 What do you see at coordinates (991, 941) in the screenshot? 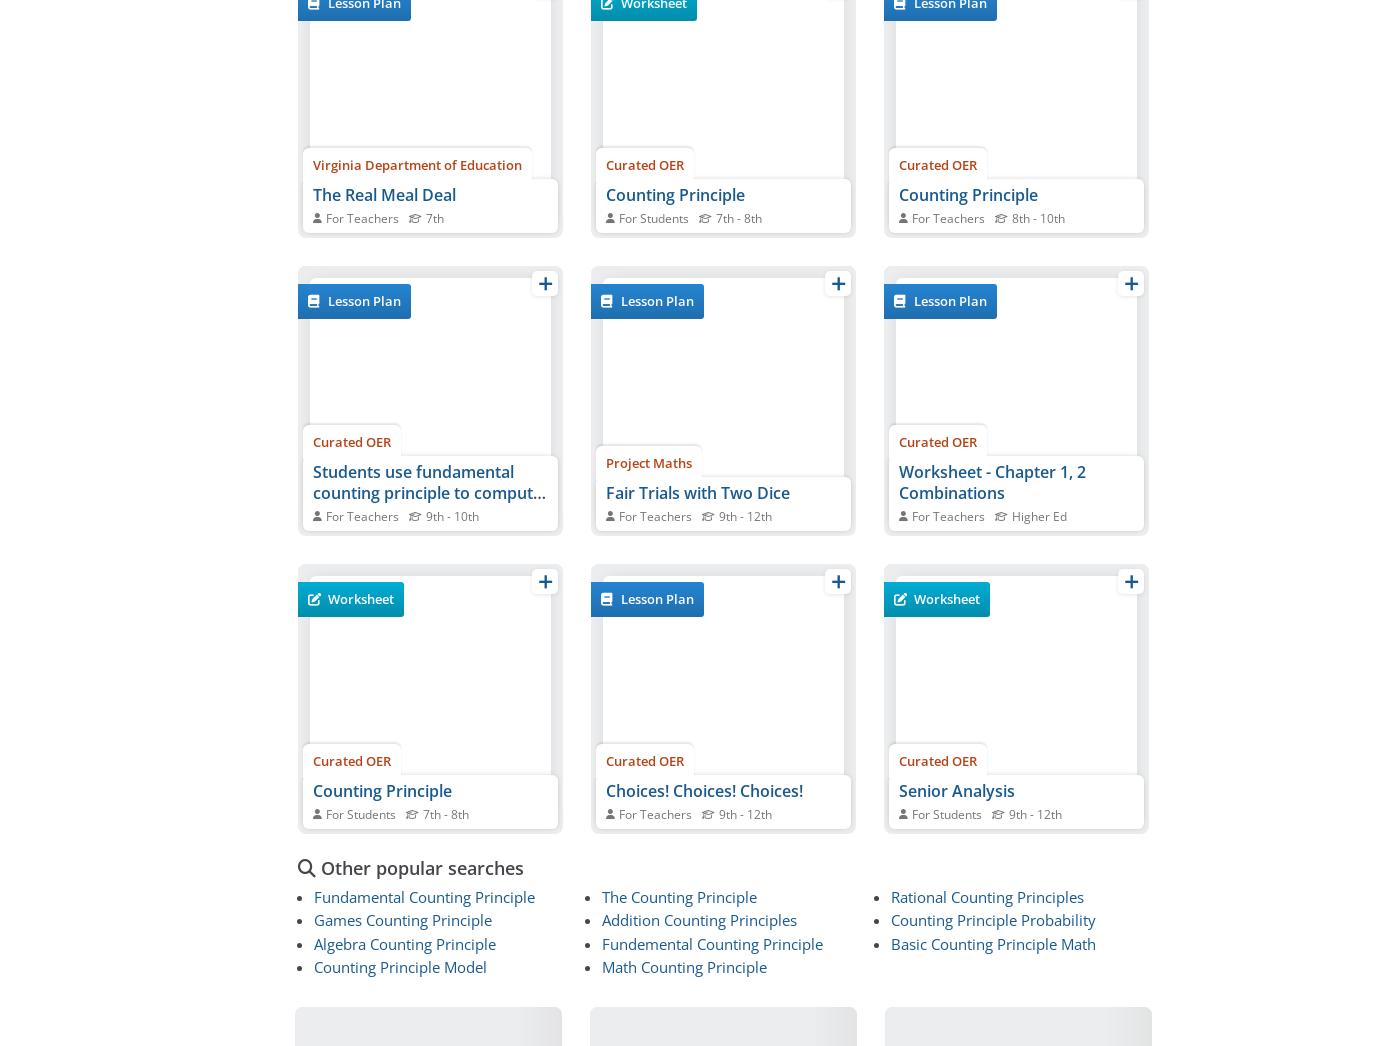
I see `'Basic Counting Principle Math'` at bounding box center [991, 941].